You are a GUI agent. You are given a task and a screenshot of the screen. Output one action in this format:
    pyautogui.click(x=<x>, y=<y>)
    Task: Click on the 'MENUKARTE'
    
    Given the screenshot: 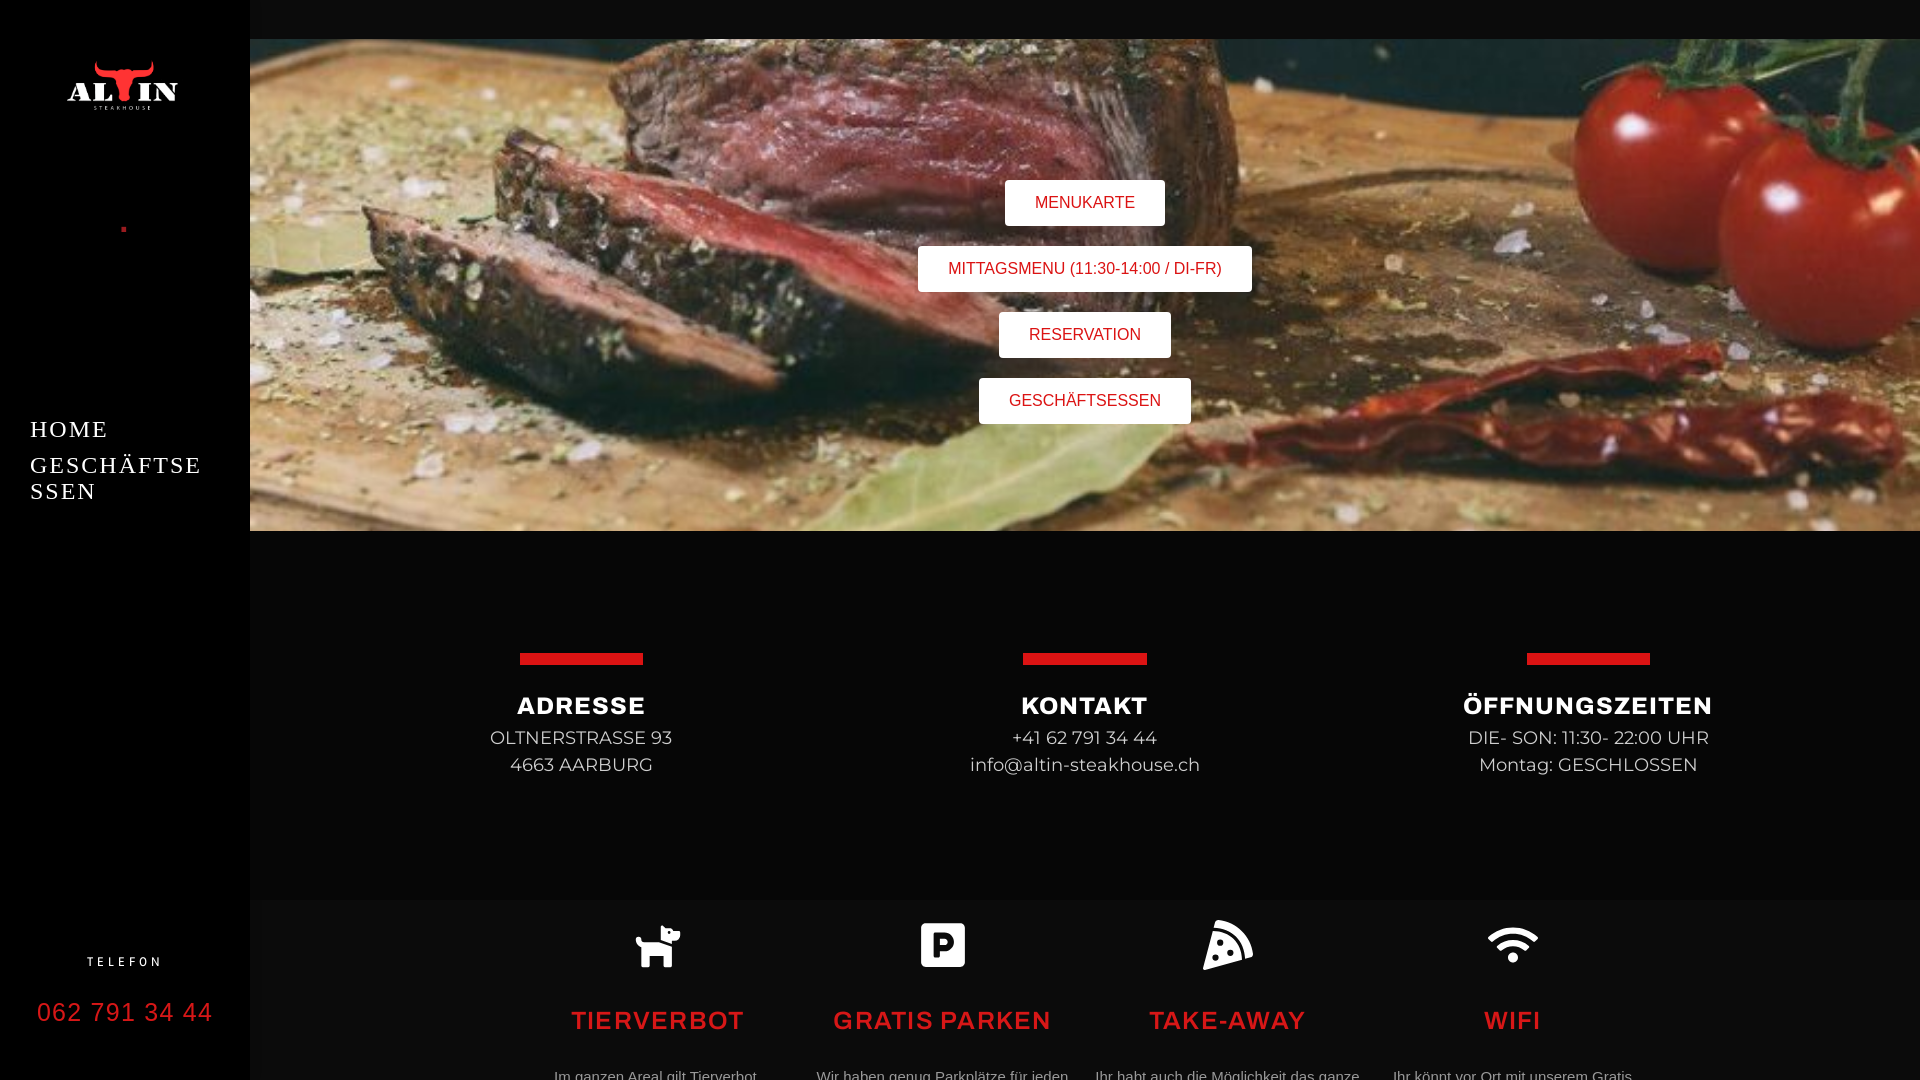 What is the action you would take?
    pyautogui.click(x=1083, y=203)
    